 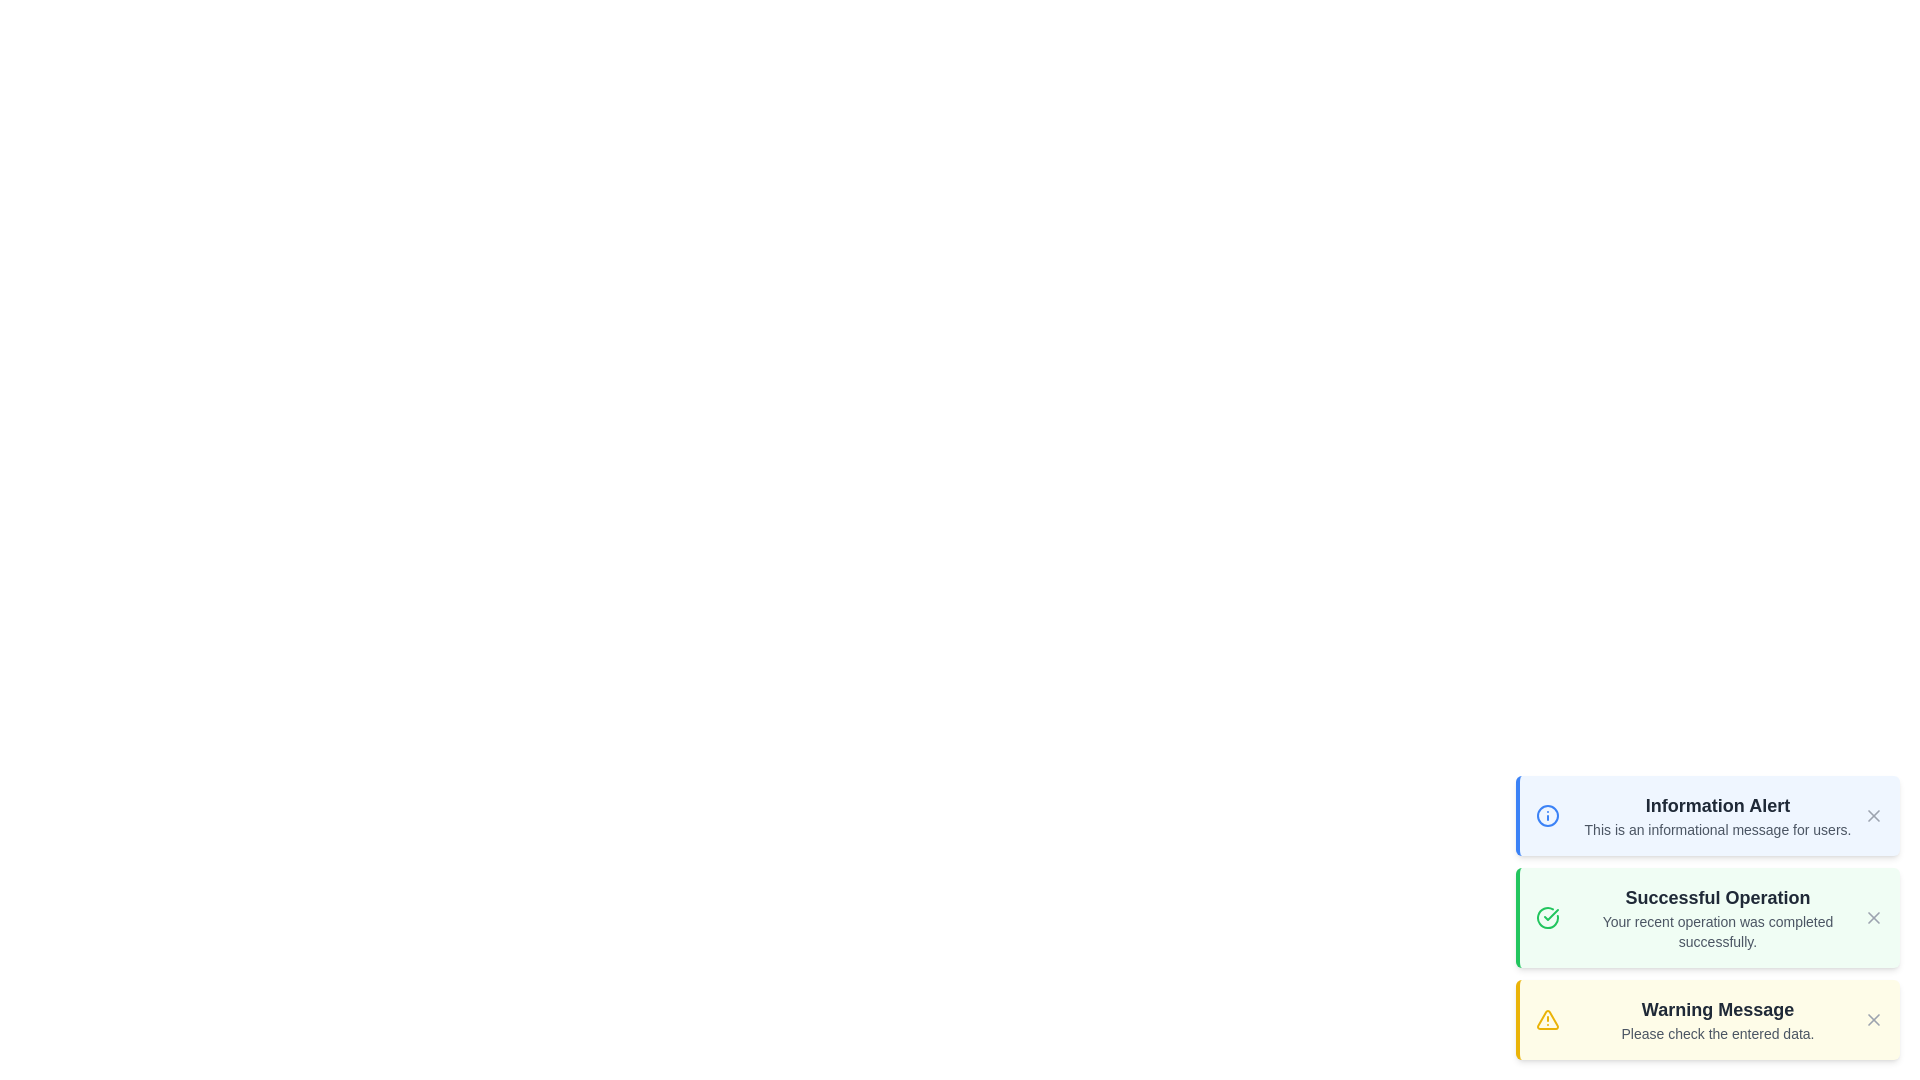 What do you see at coordinates (1872, 918) in the screenshot?
I see `the close button of the notification with title Successful Operation` at bounding box center [1872, 918].